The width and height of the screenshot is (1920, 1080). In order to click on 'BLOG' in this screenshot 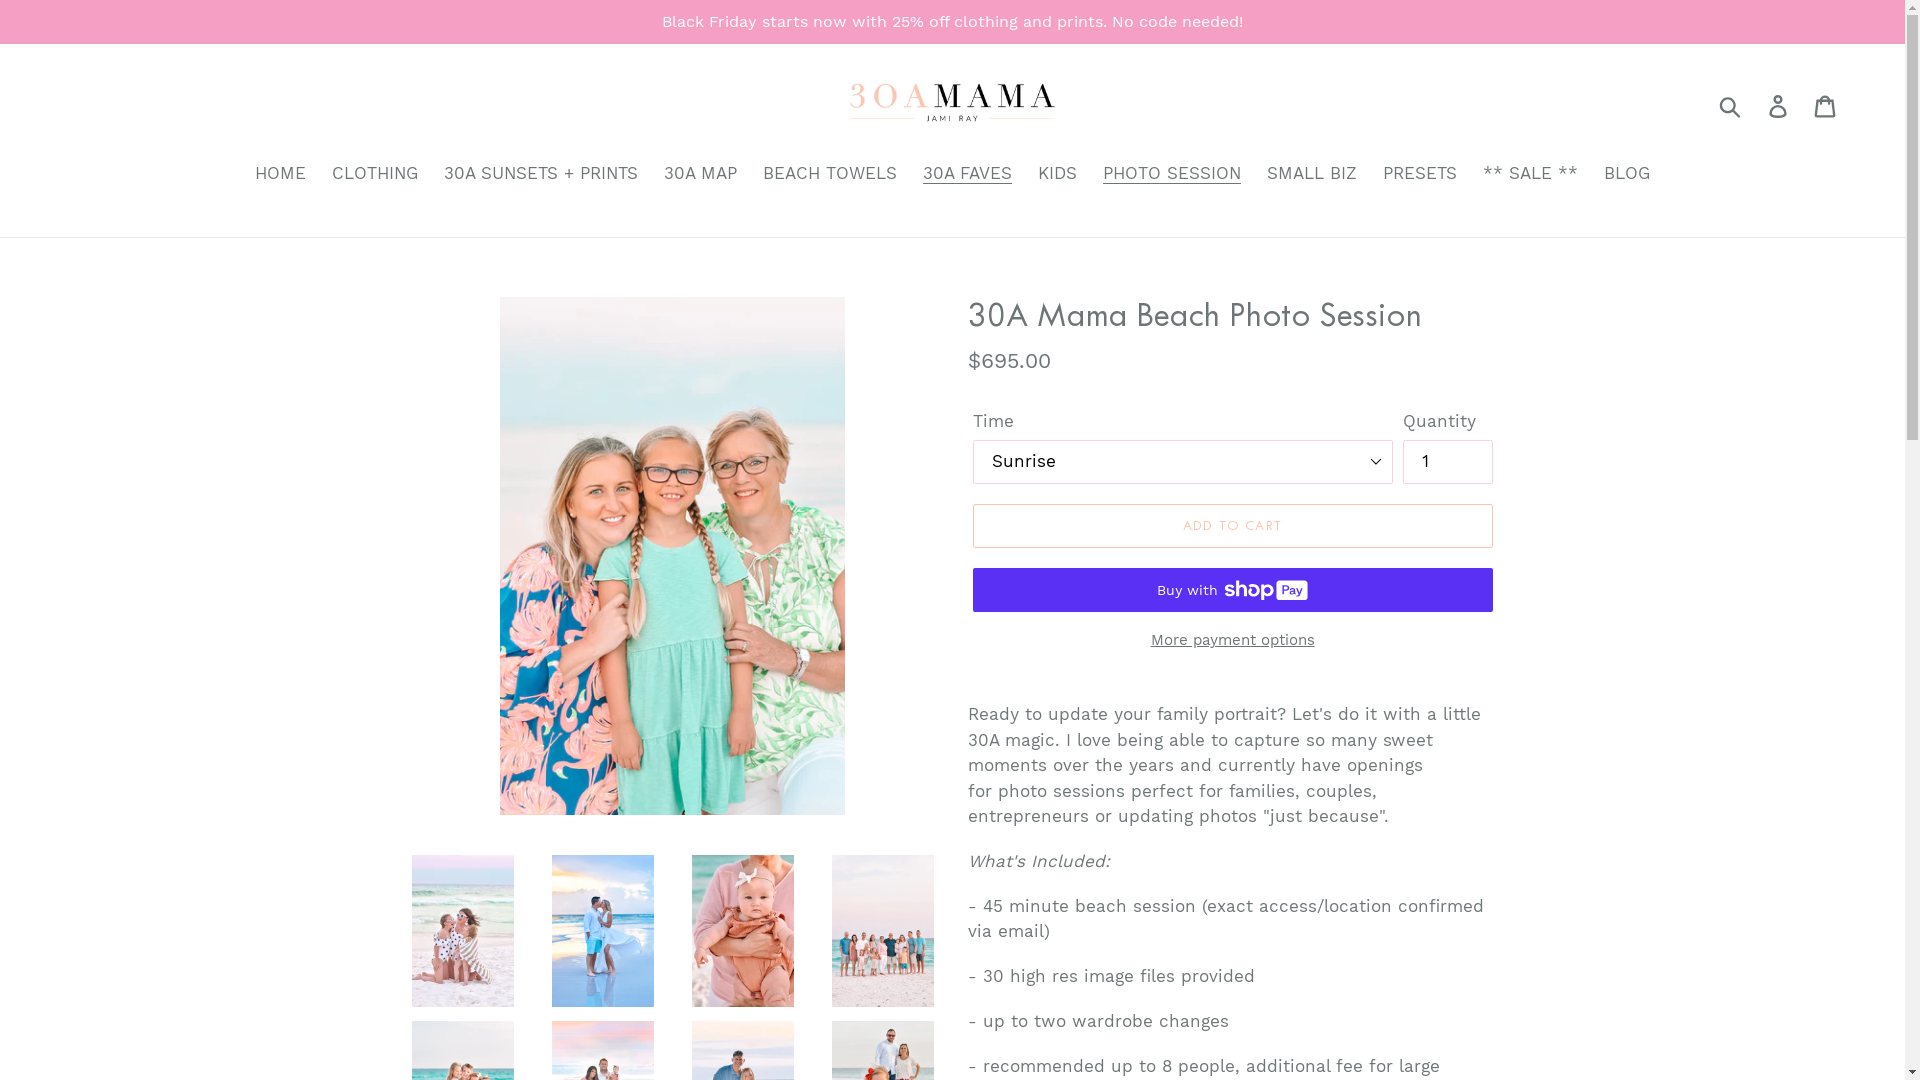, I will do `click(1627, 174)`.